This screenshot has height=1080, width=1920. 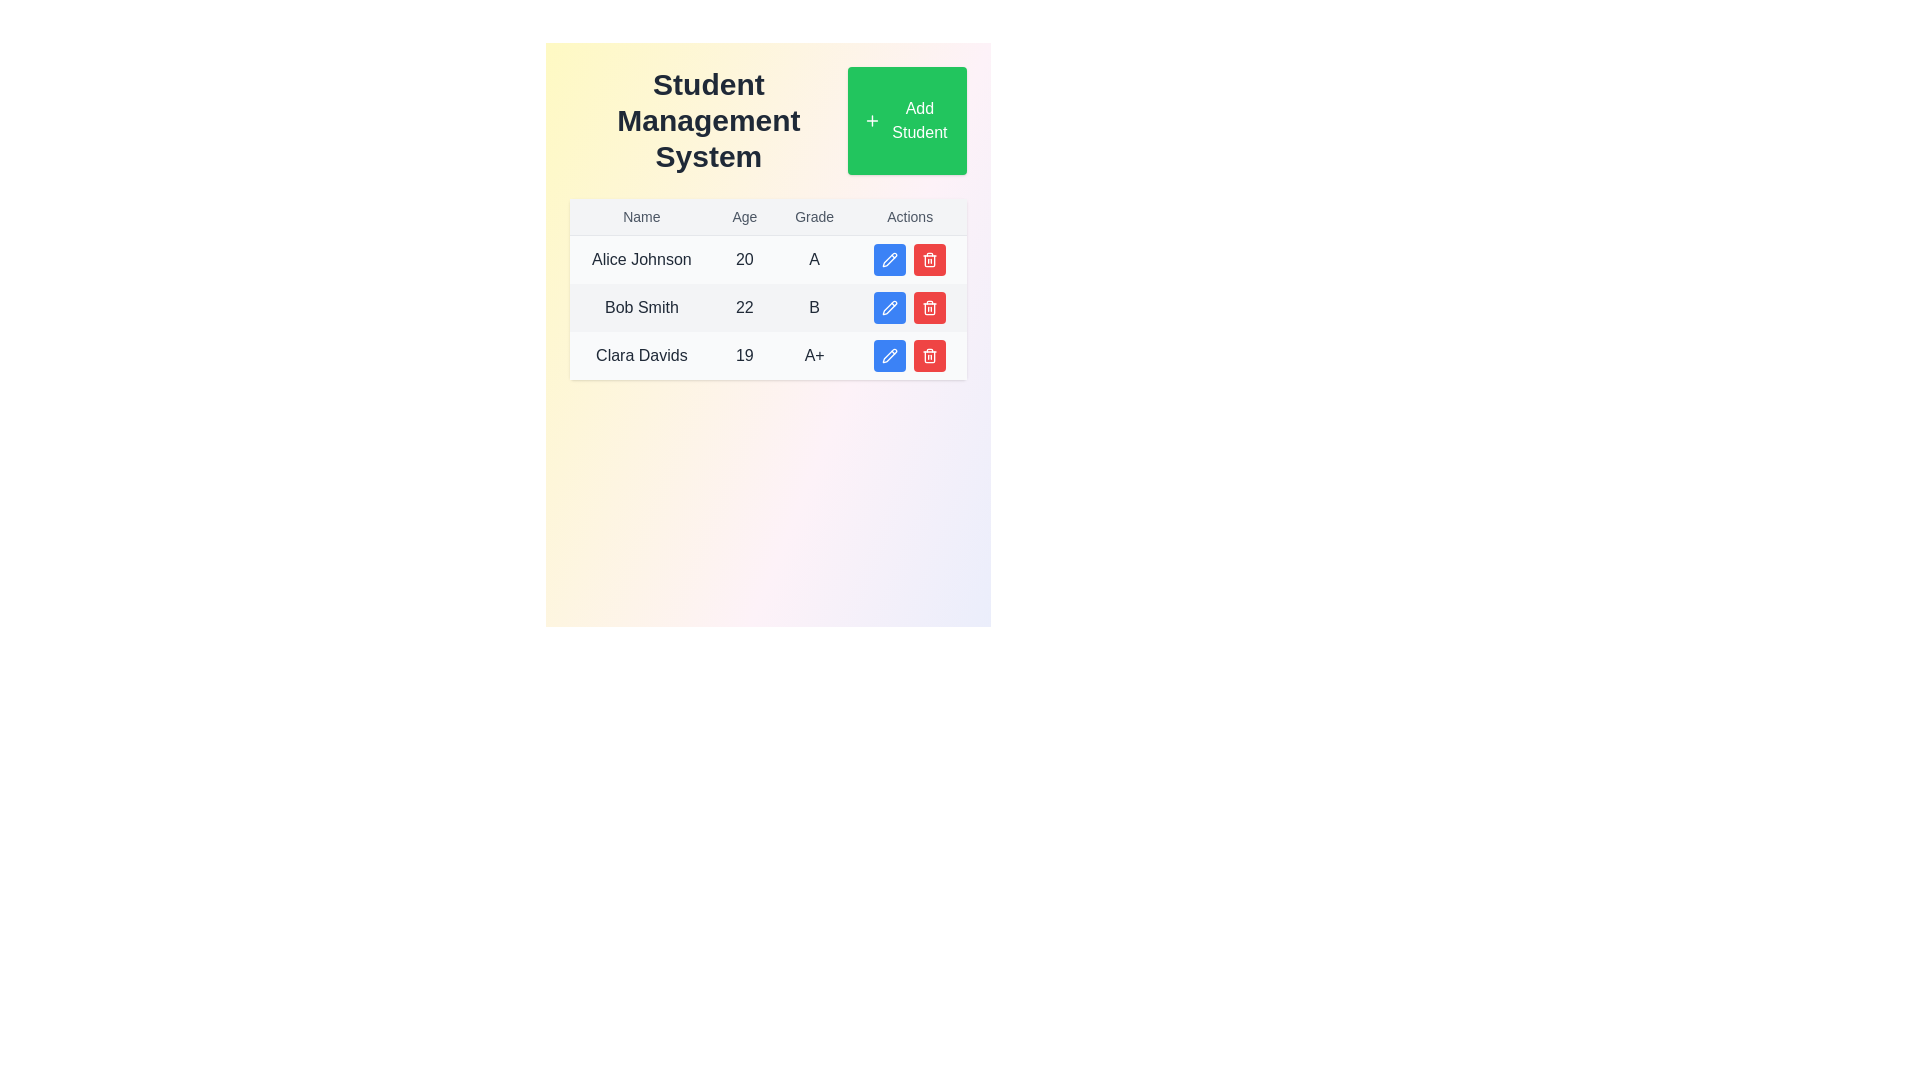 I want to click on the 'Grade' column header in the table, which is located between the 'Age' header on the left and the 'Actions' header on the right, so click(x=814, y=217).